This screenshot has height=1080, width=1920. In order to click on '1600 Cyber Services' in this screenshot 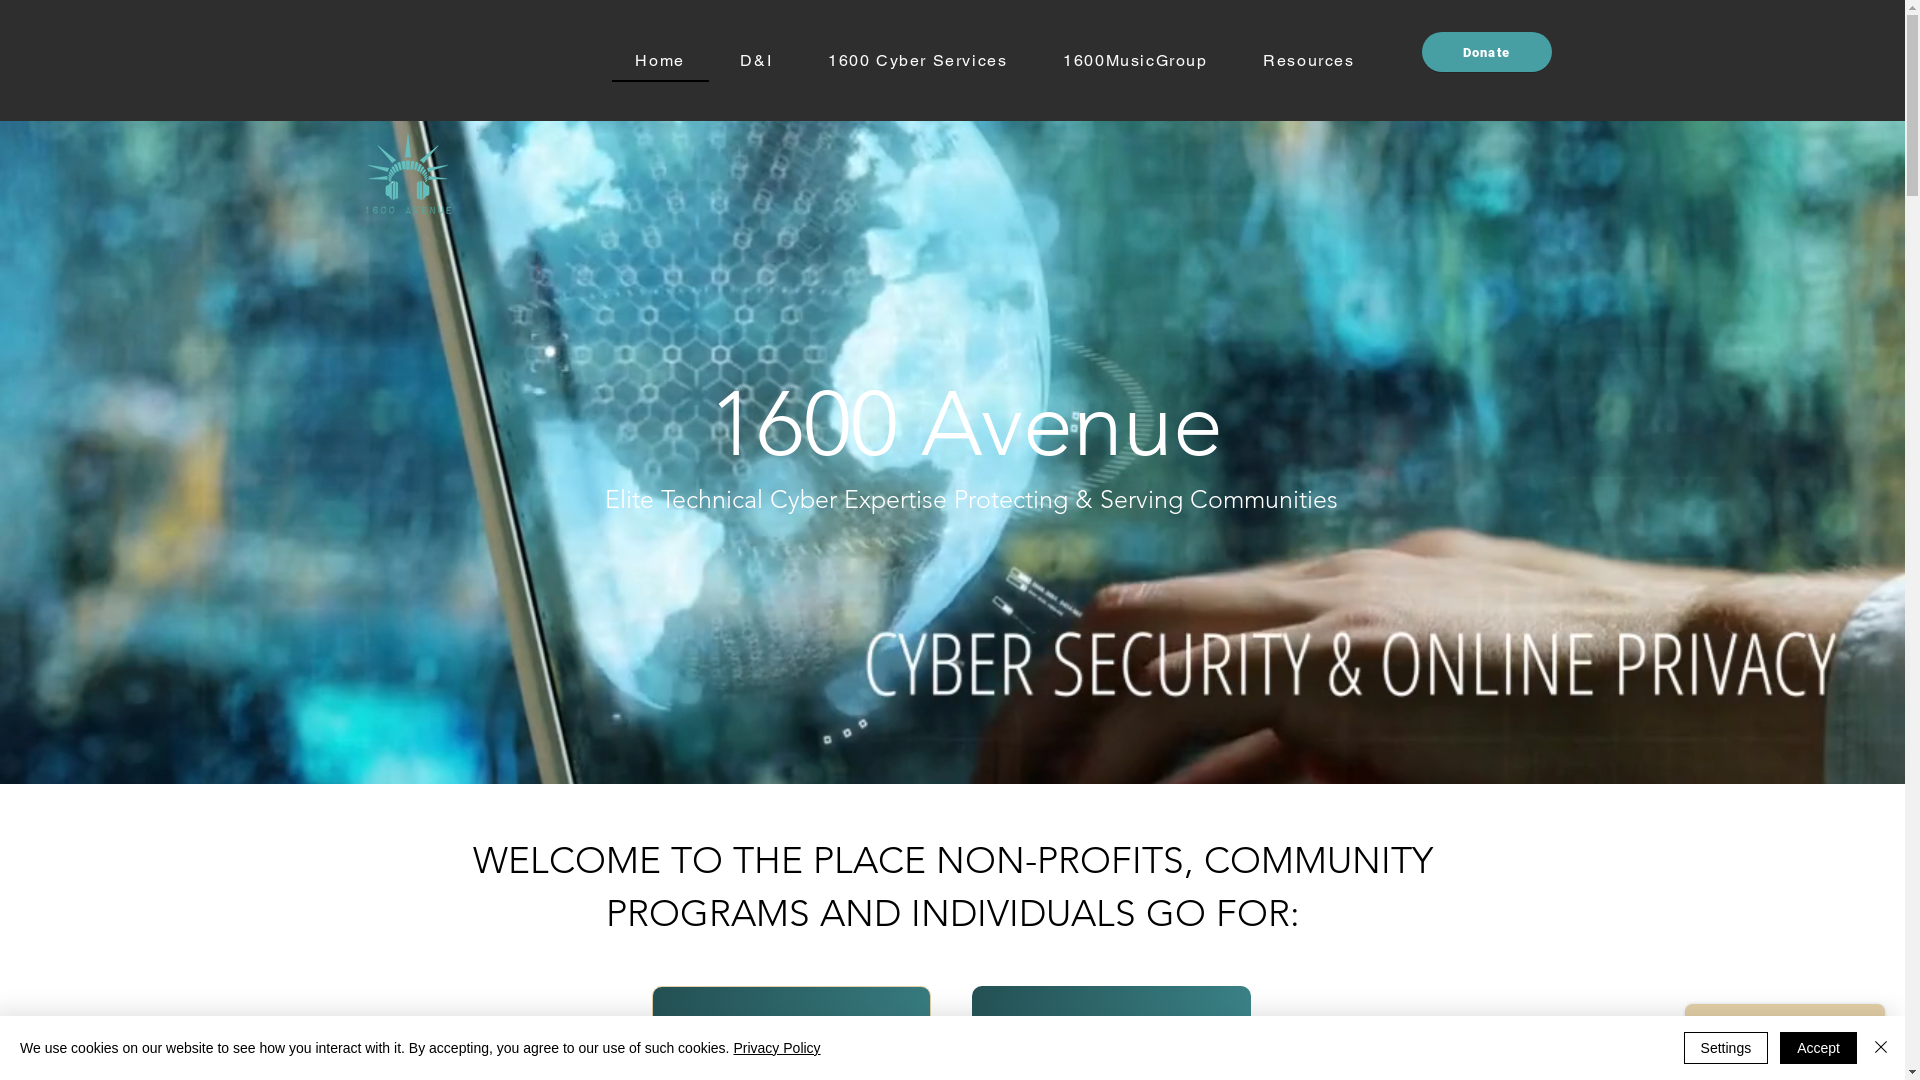, I will do `click(916, 60)`.